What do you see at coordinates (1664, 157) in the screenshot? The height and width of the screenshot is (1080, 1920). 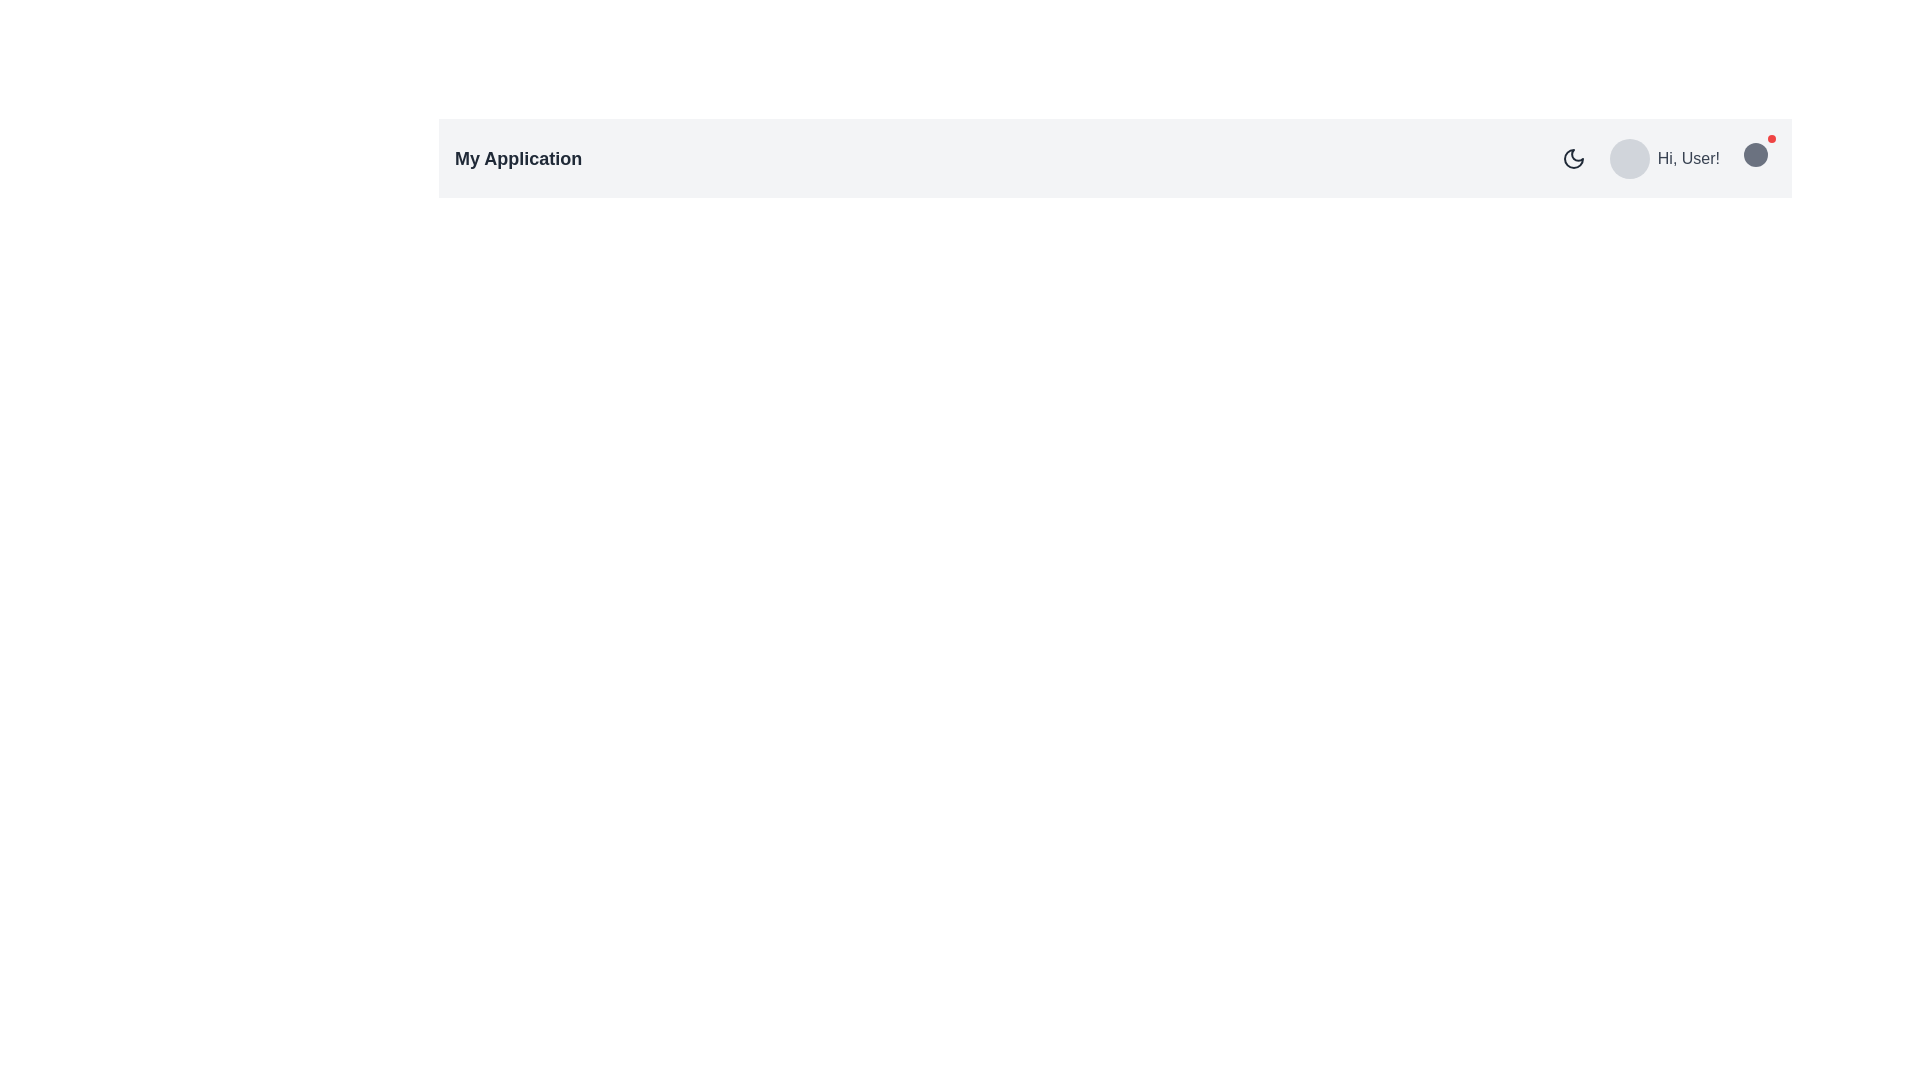 I see `the User greeting indicator that includes a gray circular avatar and the text 'Hi, User!' located in the top-right corner of the interface` at bounding box center [1664, 157].